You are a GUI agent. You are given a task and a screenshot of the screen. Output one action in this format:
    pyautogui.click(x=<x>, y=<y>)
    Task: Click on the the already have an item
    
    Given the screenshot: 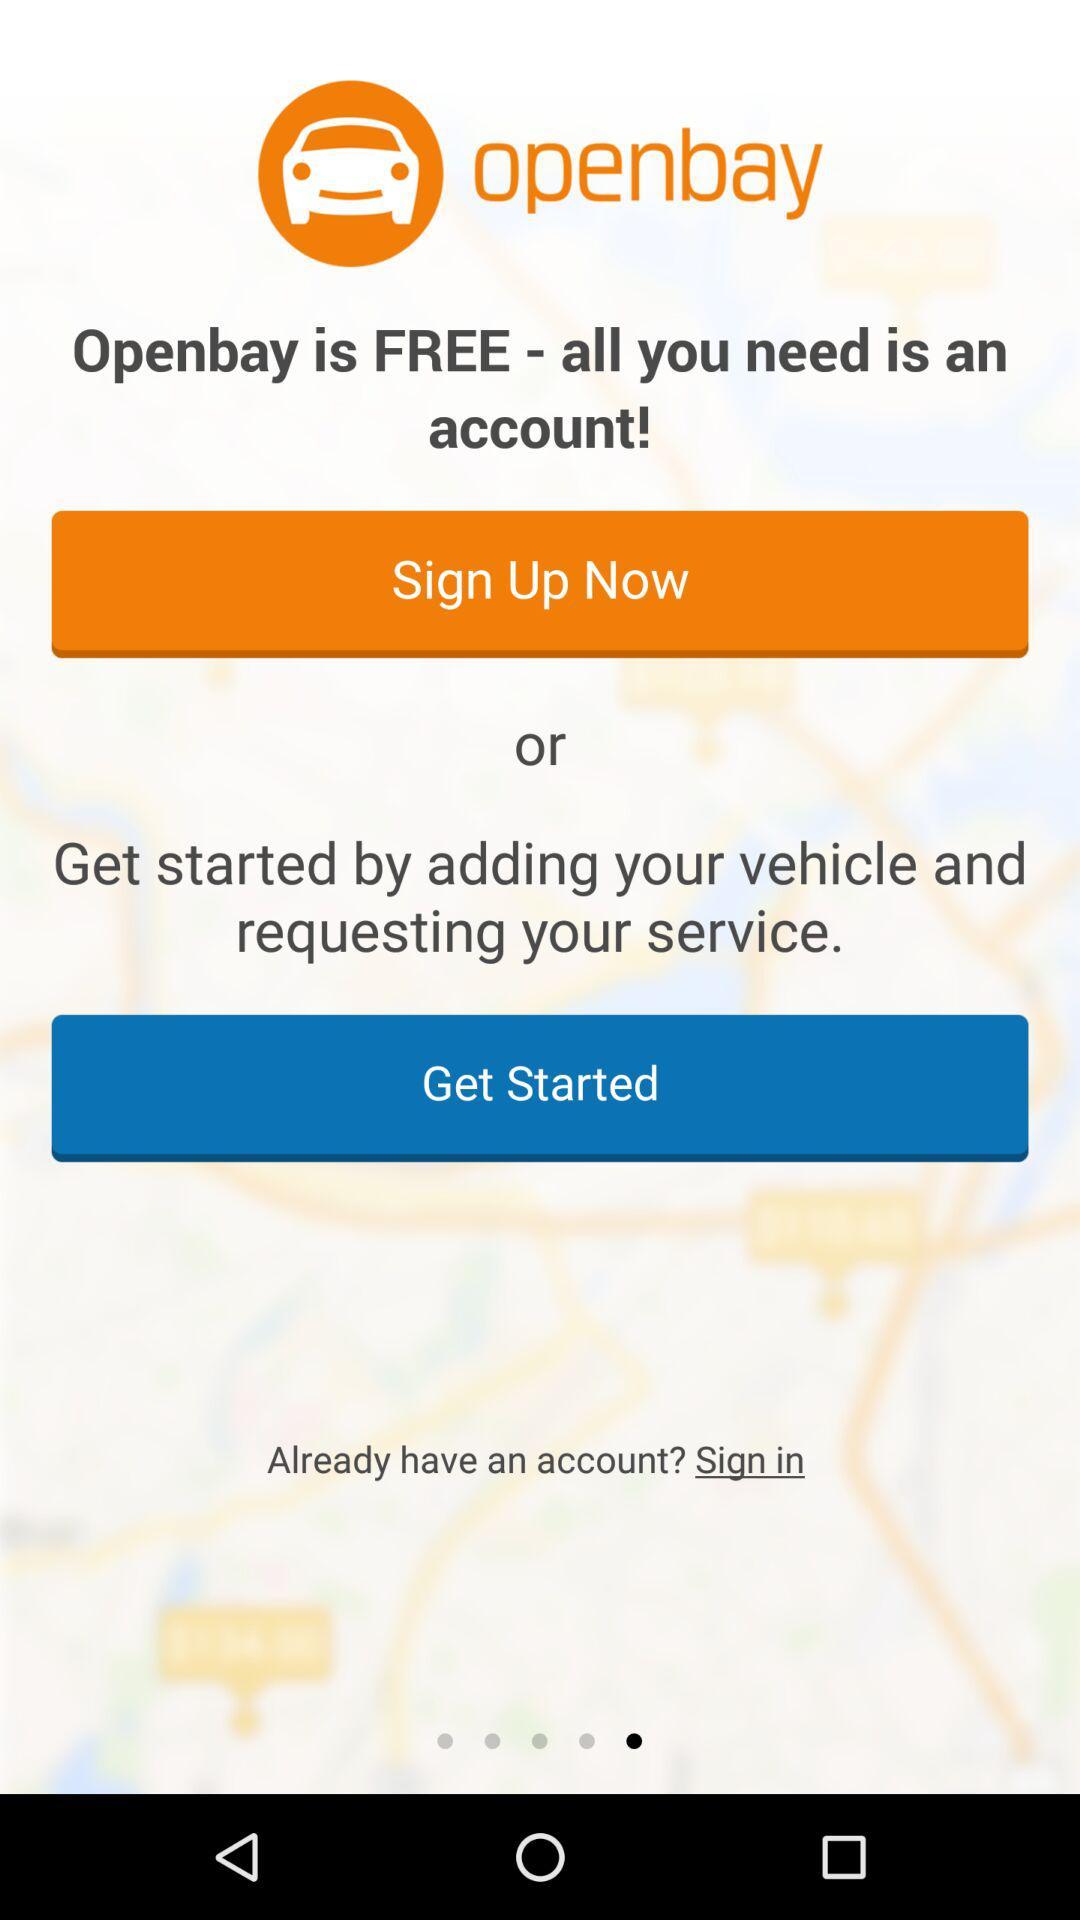 What is the action you would take?
    pyautogui.click(x=540, y=1458)
    